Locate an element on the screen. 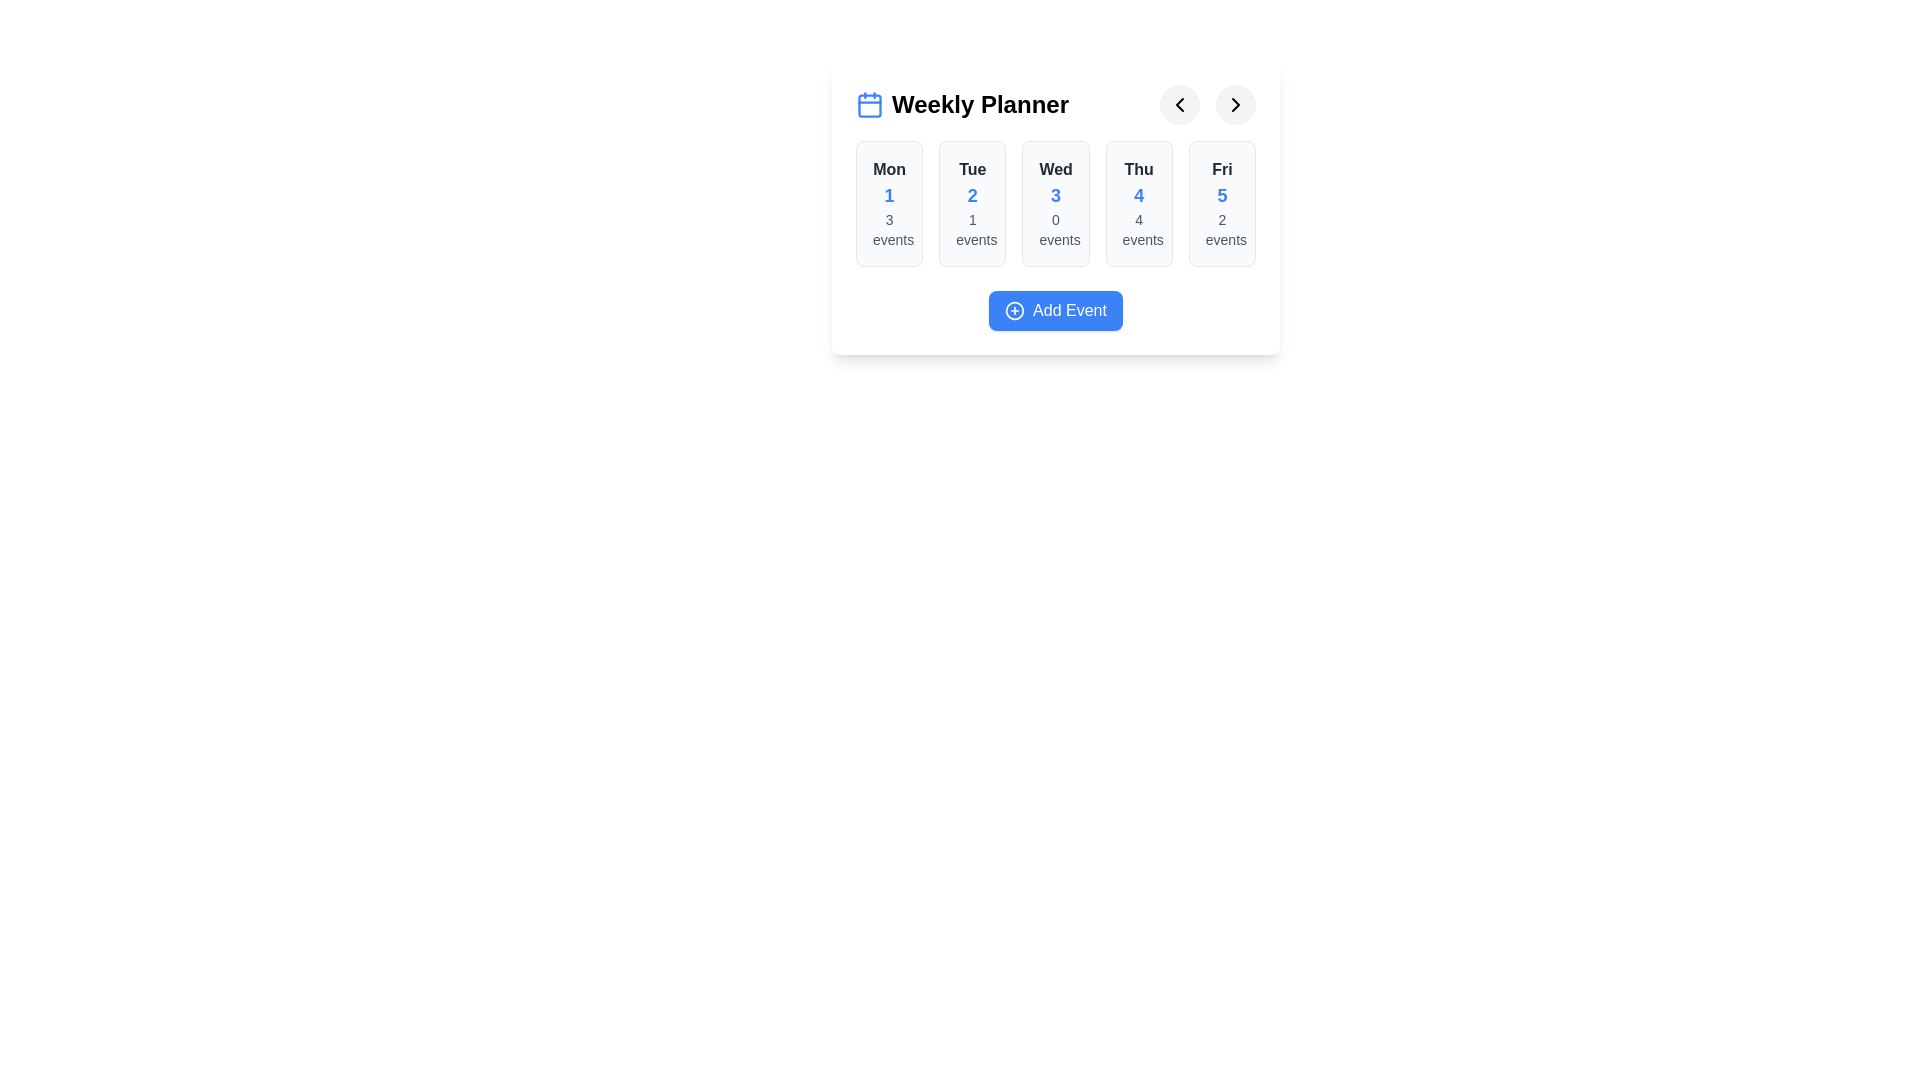 The height and width of the screenshot is (1080, 1920). the 'Add Event' button to trigger the event creation functionality is located at coordinates (1055, 311).